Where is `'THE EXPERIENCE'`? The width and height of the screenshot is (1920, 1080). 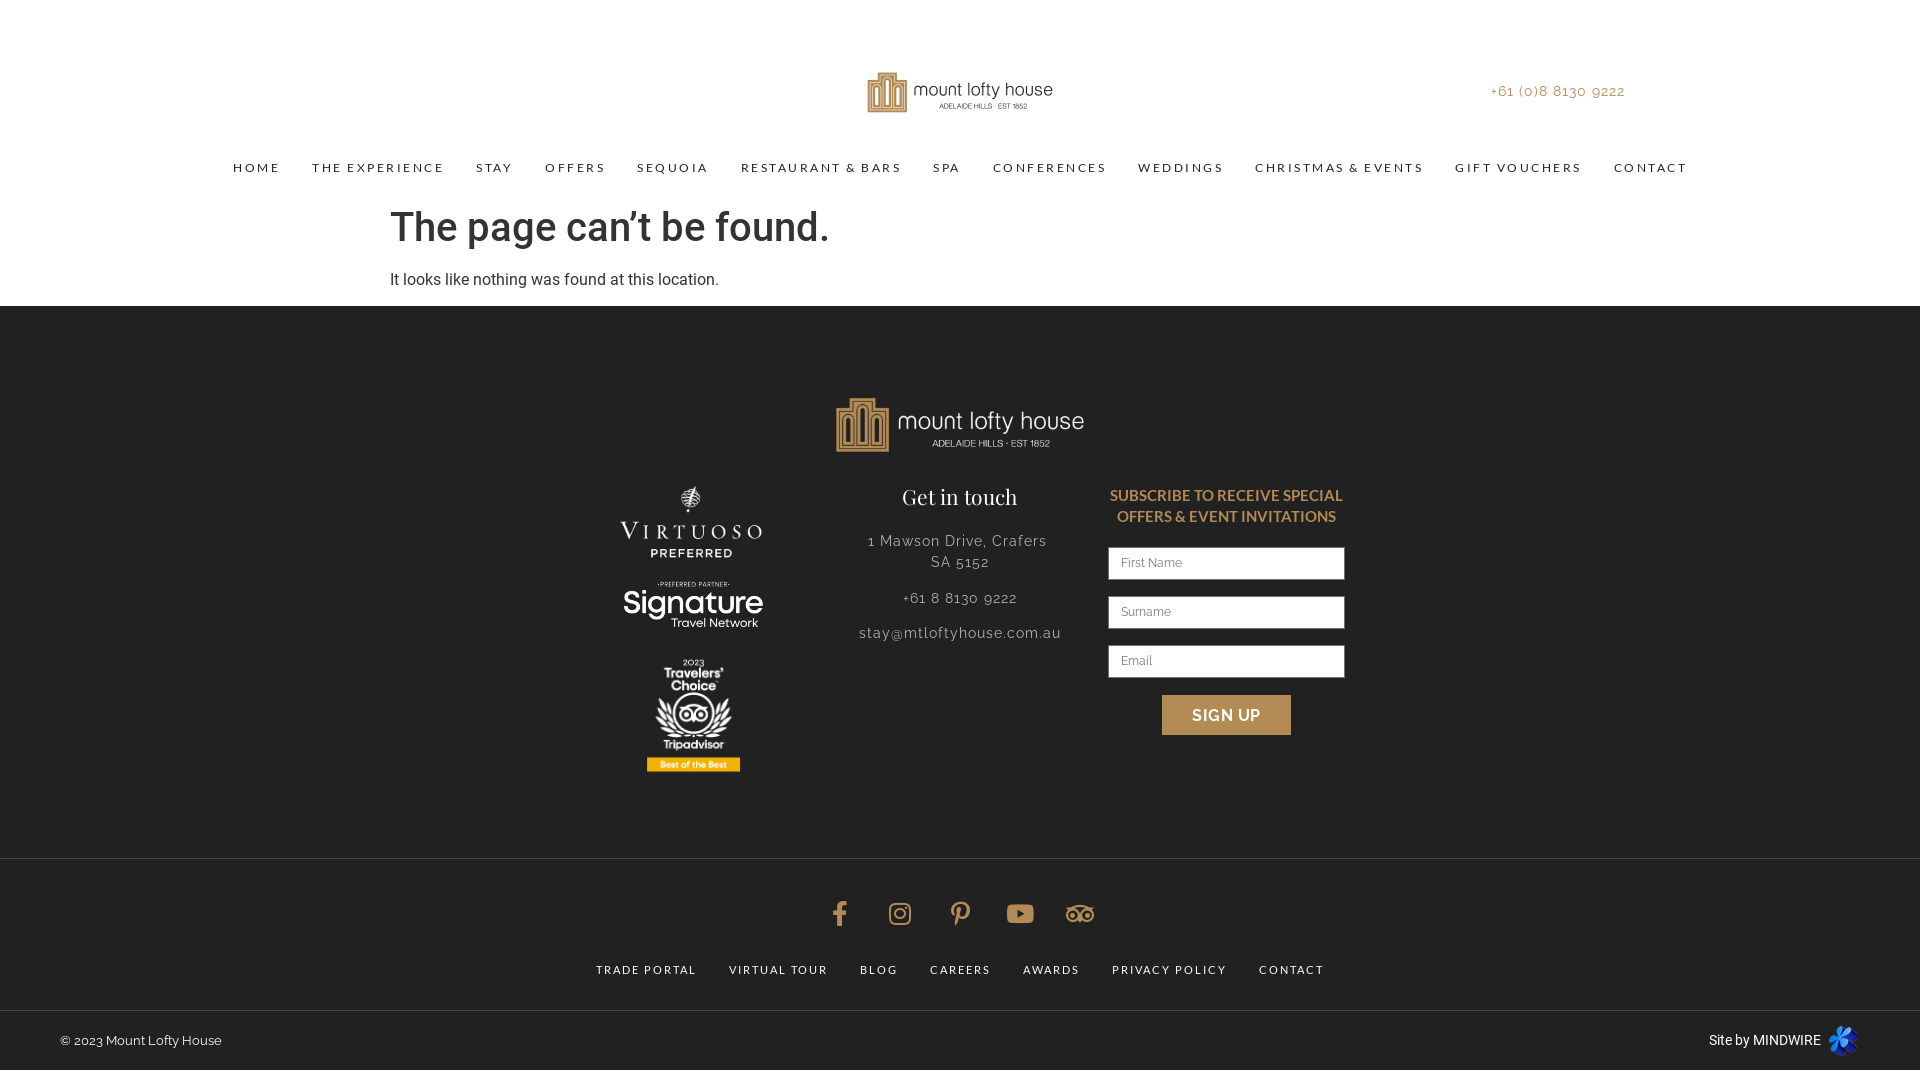
'THE EXPERIENCE' is located at coordinates (311, 166).